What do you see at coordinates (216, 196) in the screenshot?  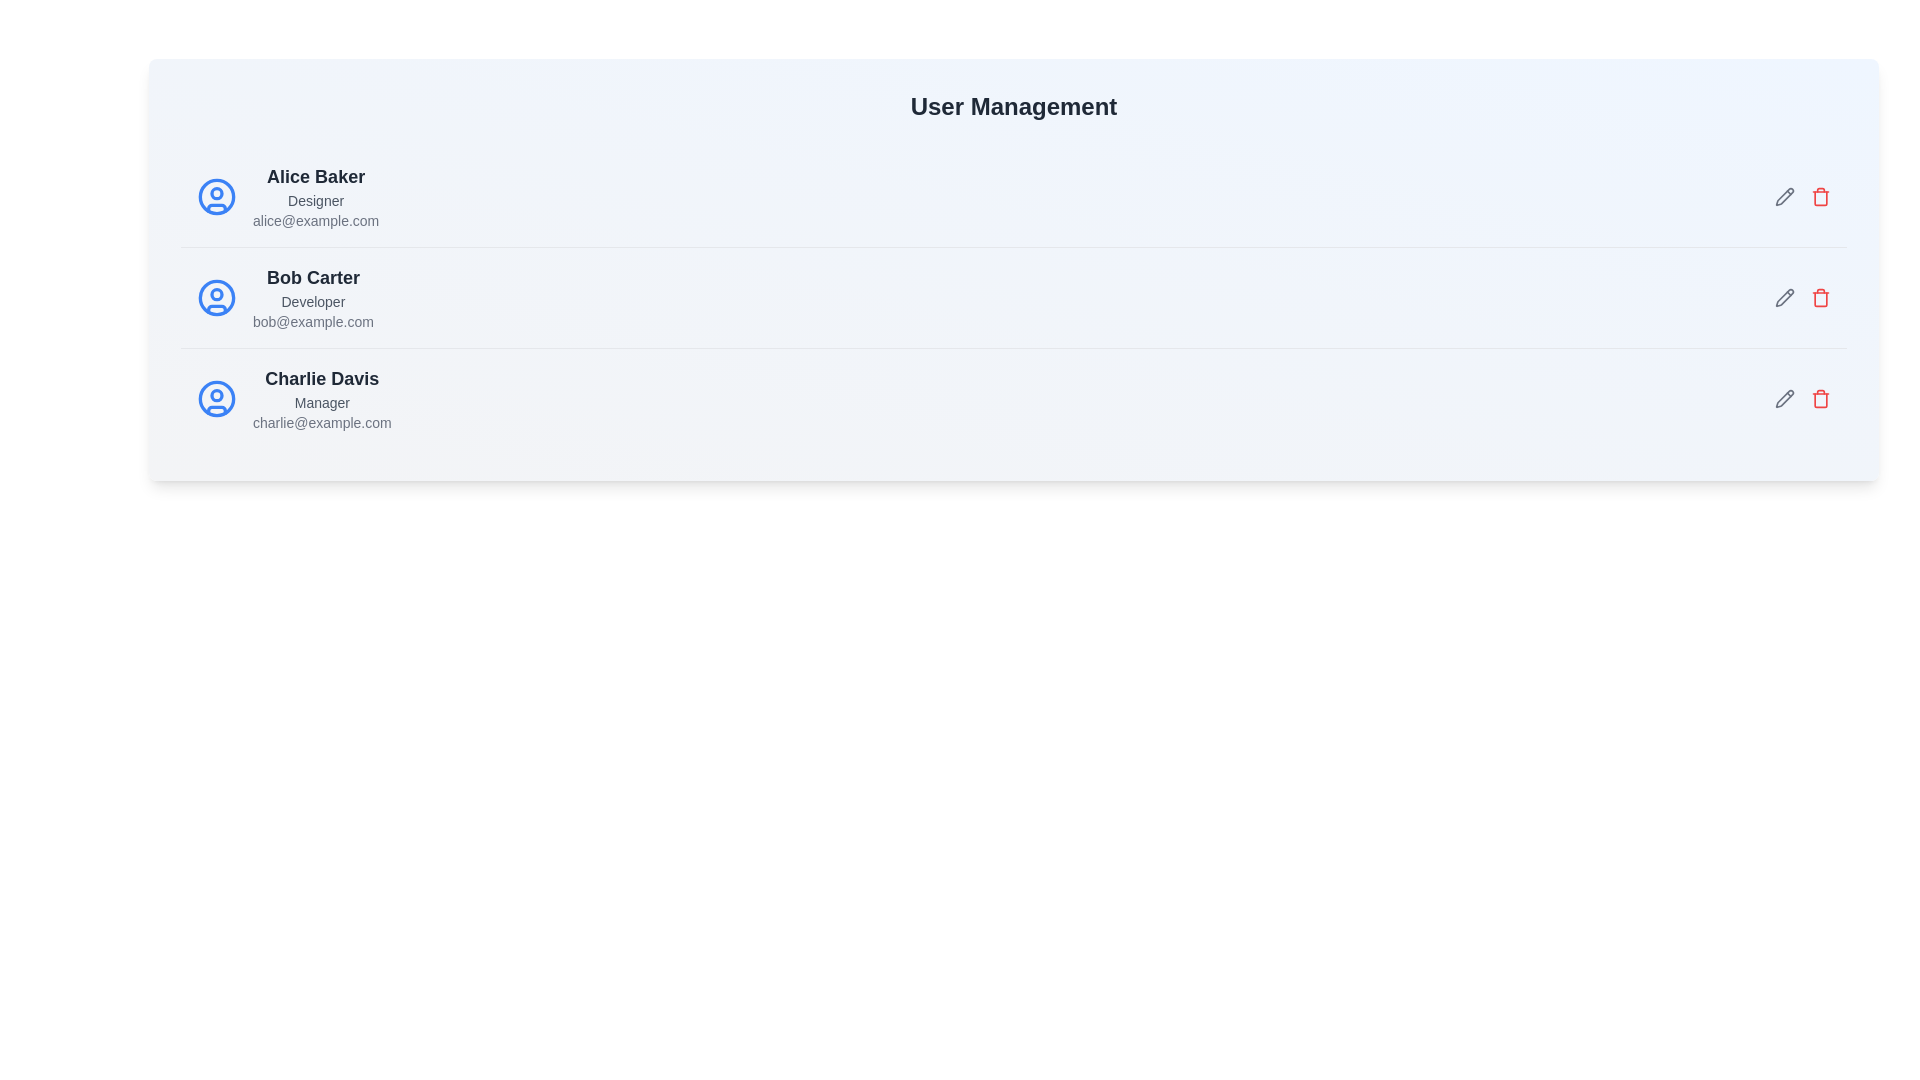 I see `the user icon for Alice Baker` at bounding box center [216, 196].